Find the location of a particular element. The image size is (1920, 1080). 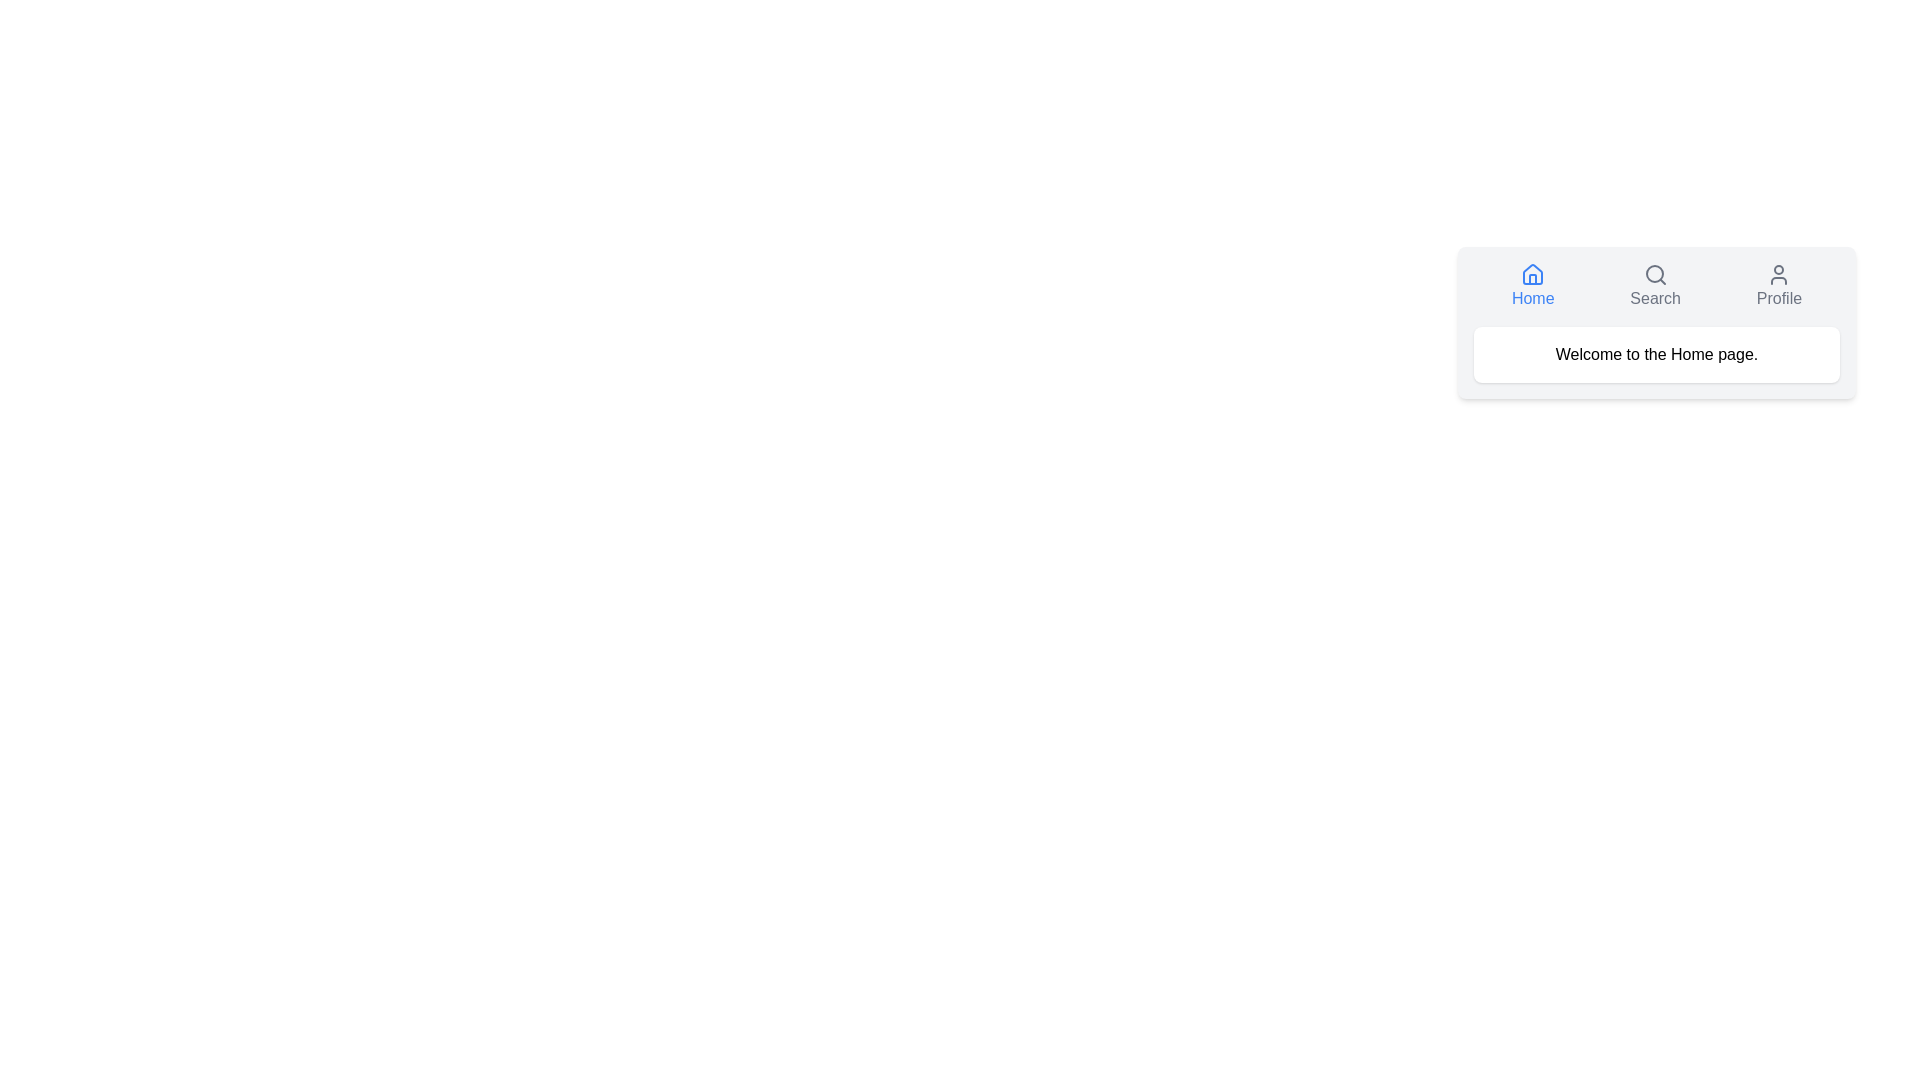

the Navigation Button that accesses the 'Home' section to observe the tooltip or visual effect is located at coordinates (1532, 286).